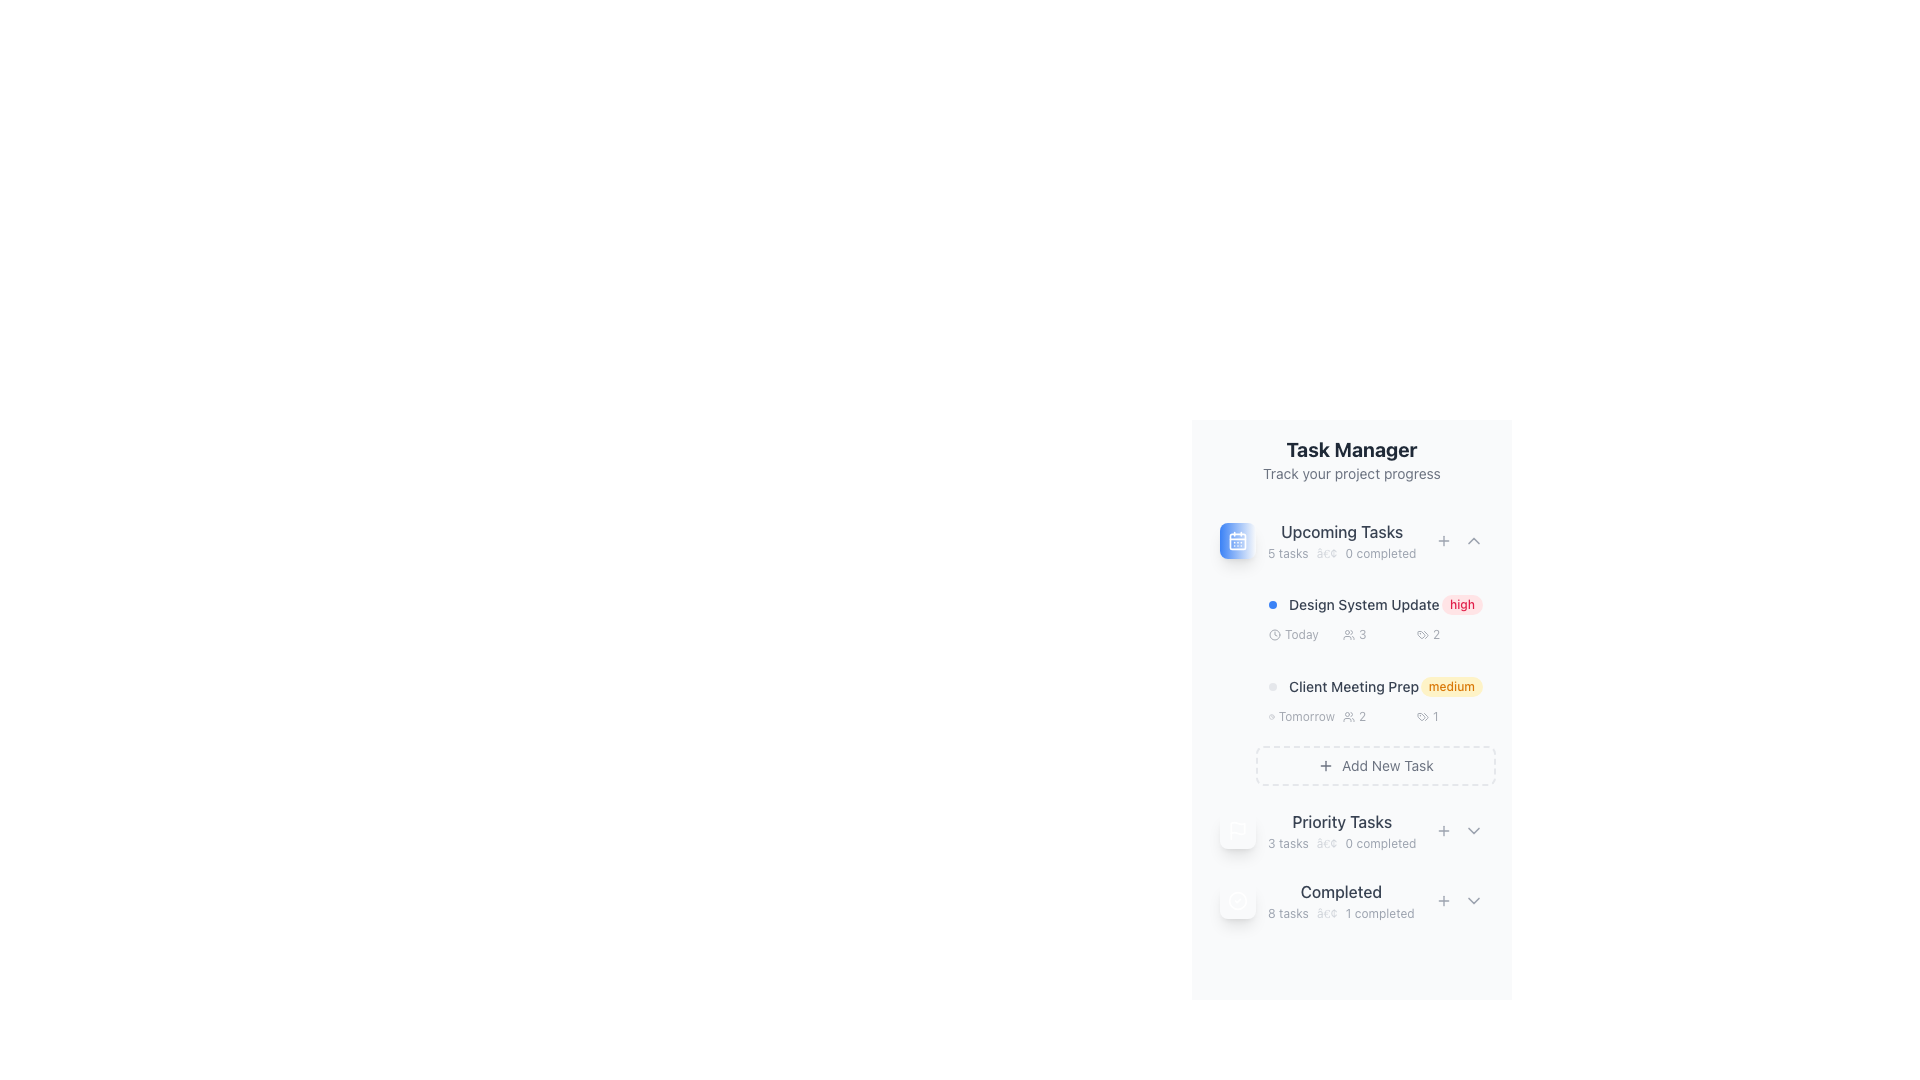  Describe the element at coordinates (1274, 635) in the screenshot. I see `the SVG circle element located in the 'Upcoming Tasks' section of the UI, which serves as a visual aid` at that location.